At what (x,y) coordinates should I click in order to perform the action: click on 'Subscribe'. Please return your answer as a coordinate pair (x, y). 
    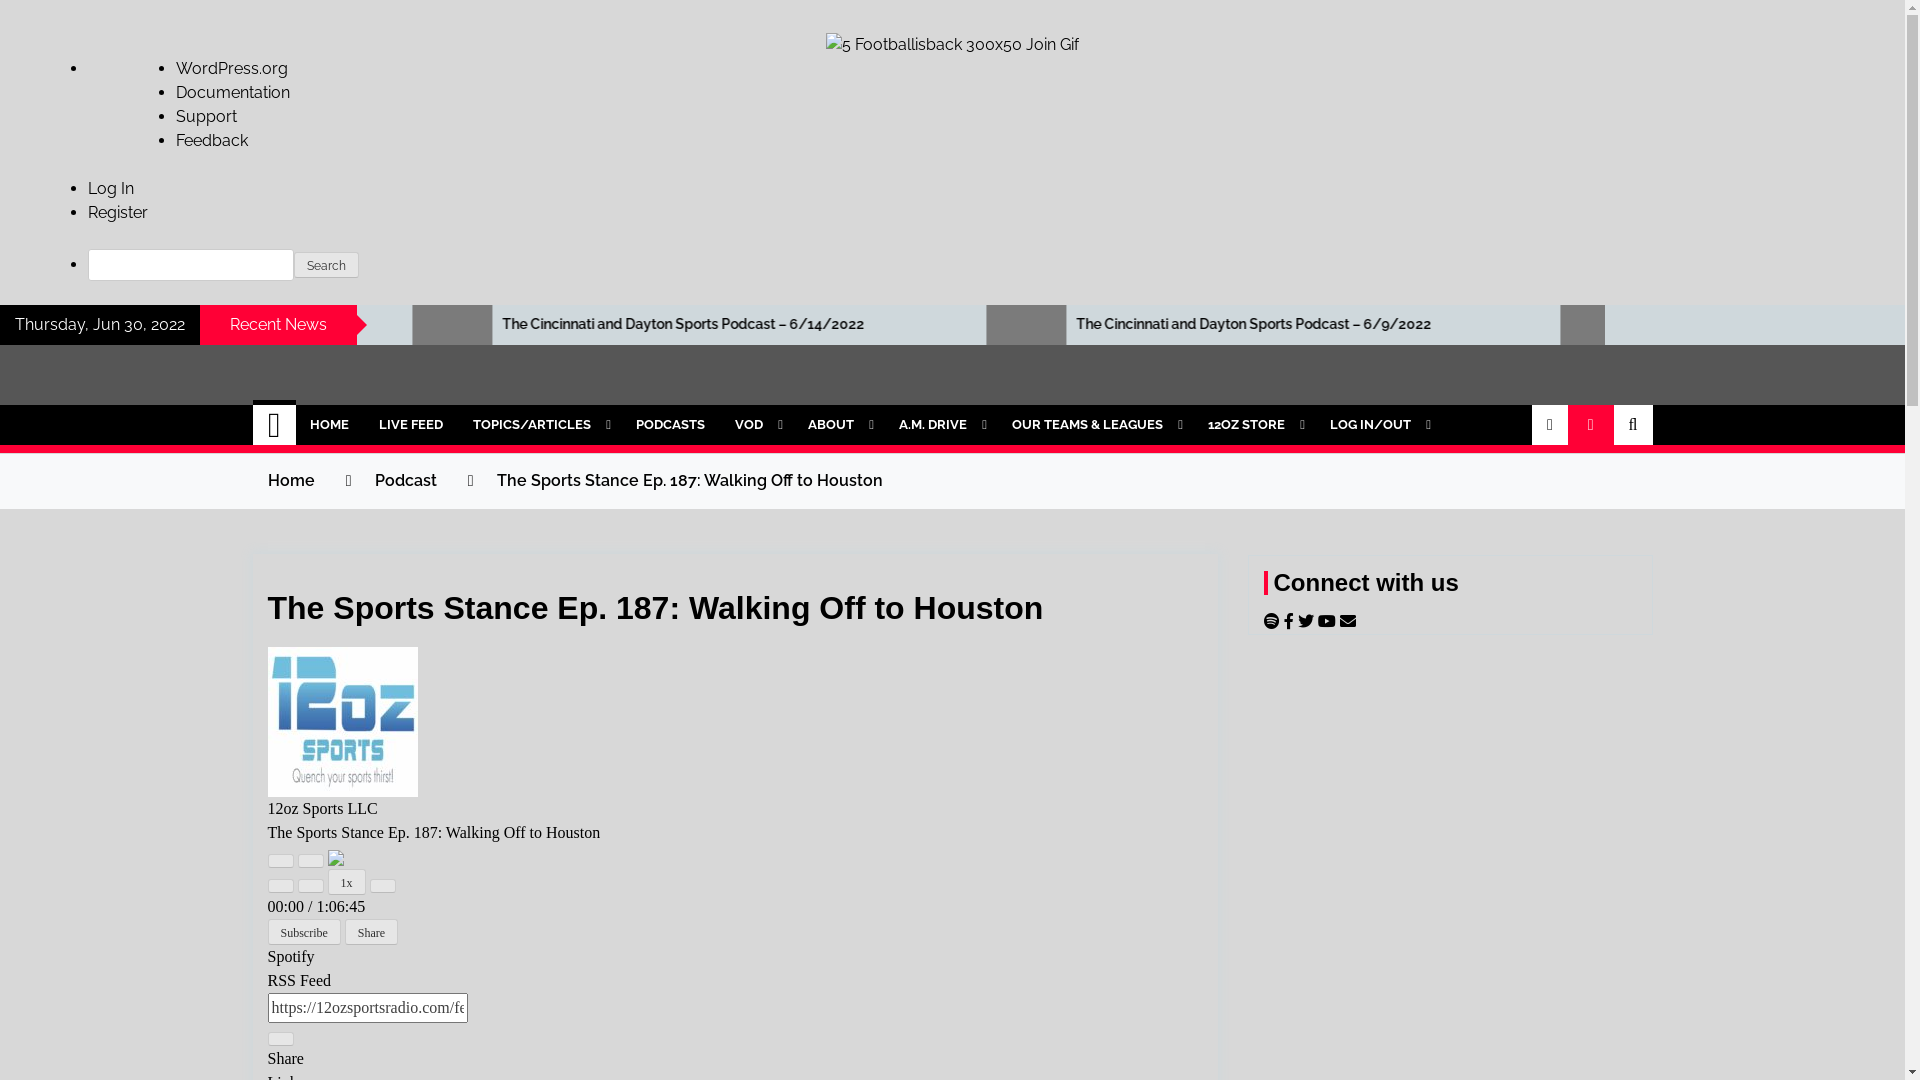
    Looking at the image, I should click on (303, 932).